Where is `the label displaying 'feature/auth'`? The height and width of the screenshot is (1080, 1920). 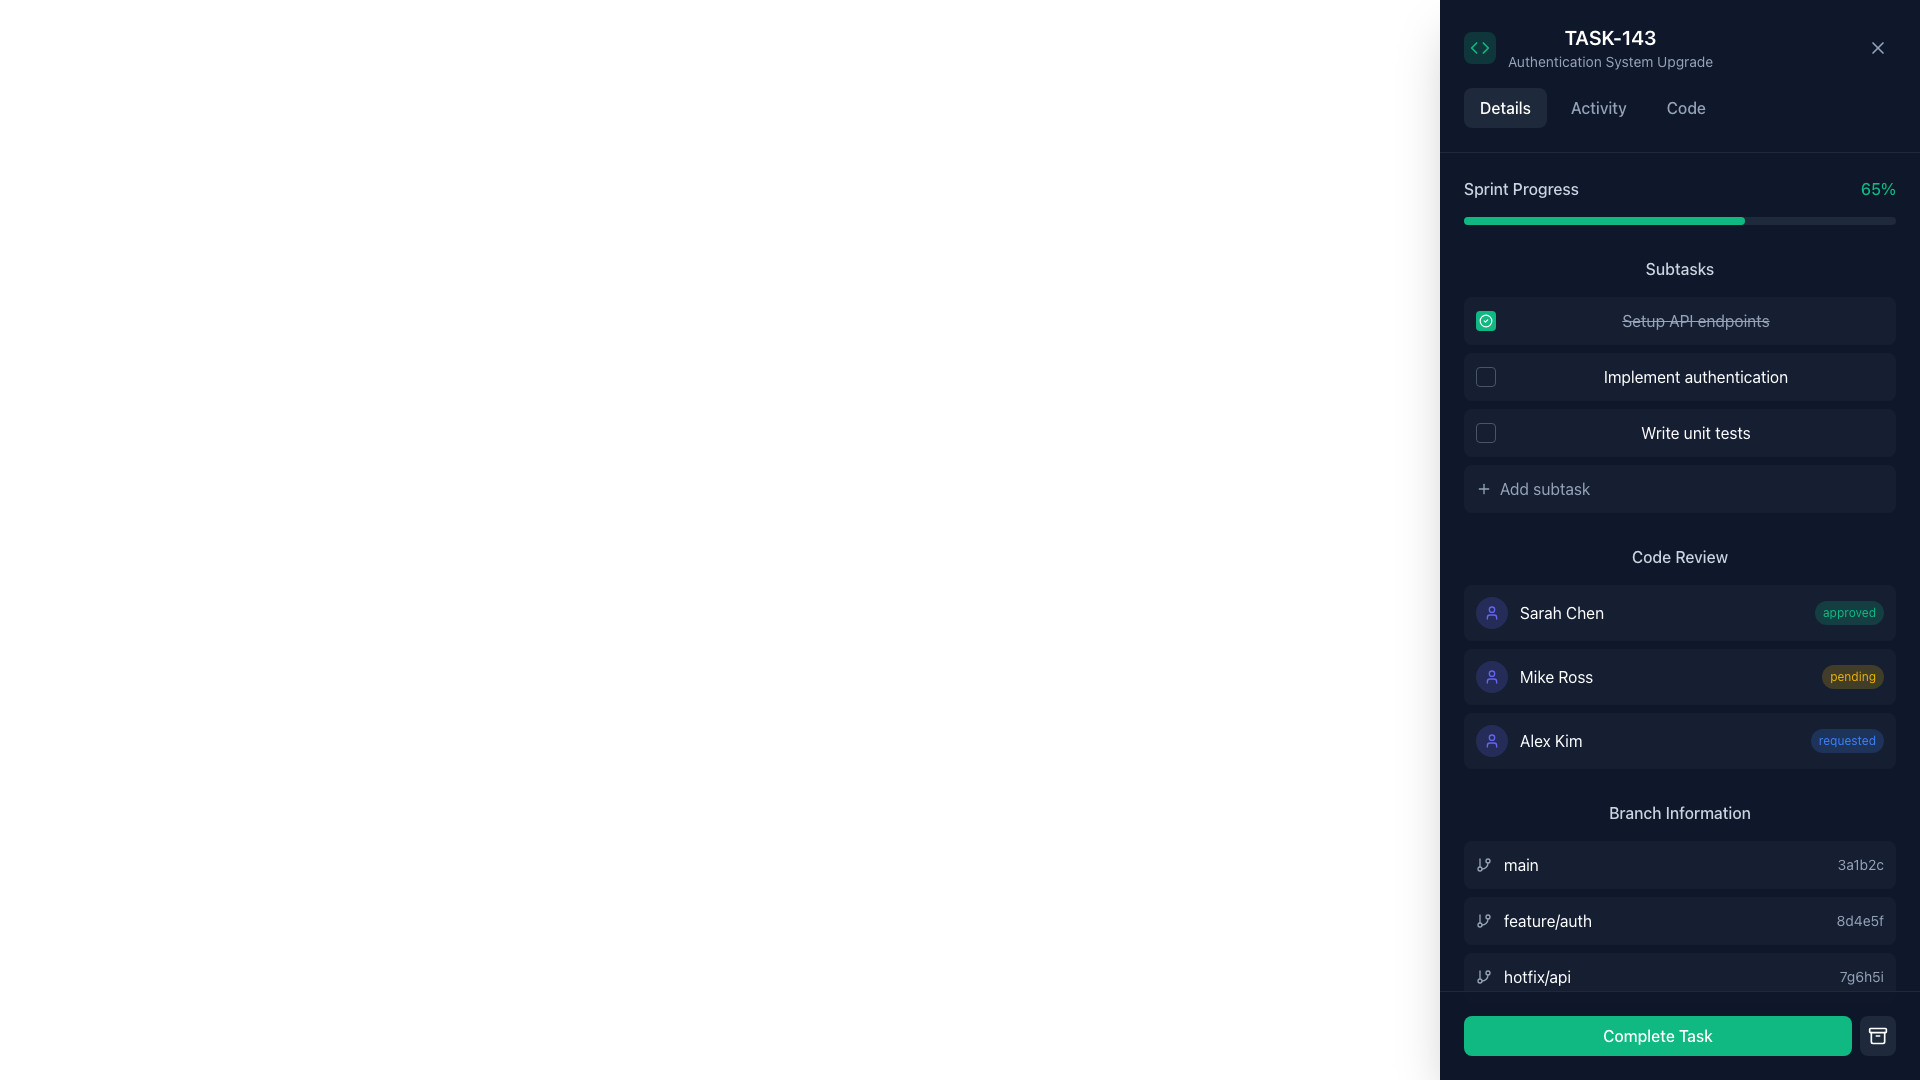
the label displaying 'feature/auth' is located at coordinates (1533, 921).